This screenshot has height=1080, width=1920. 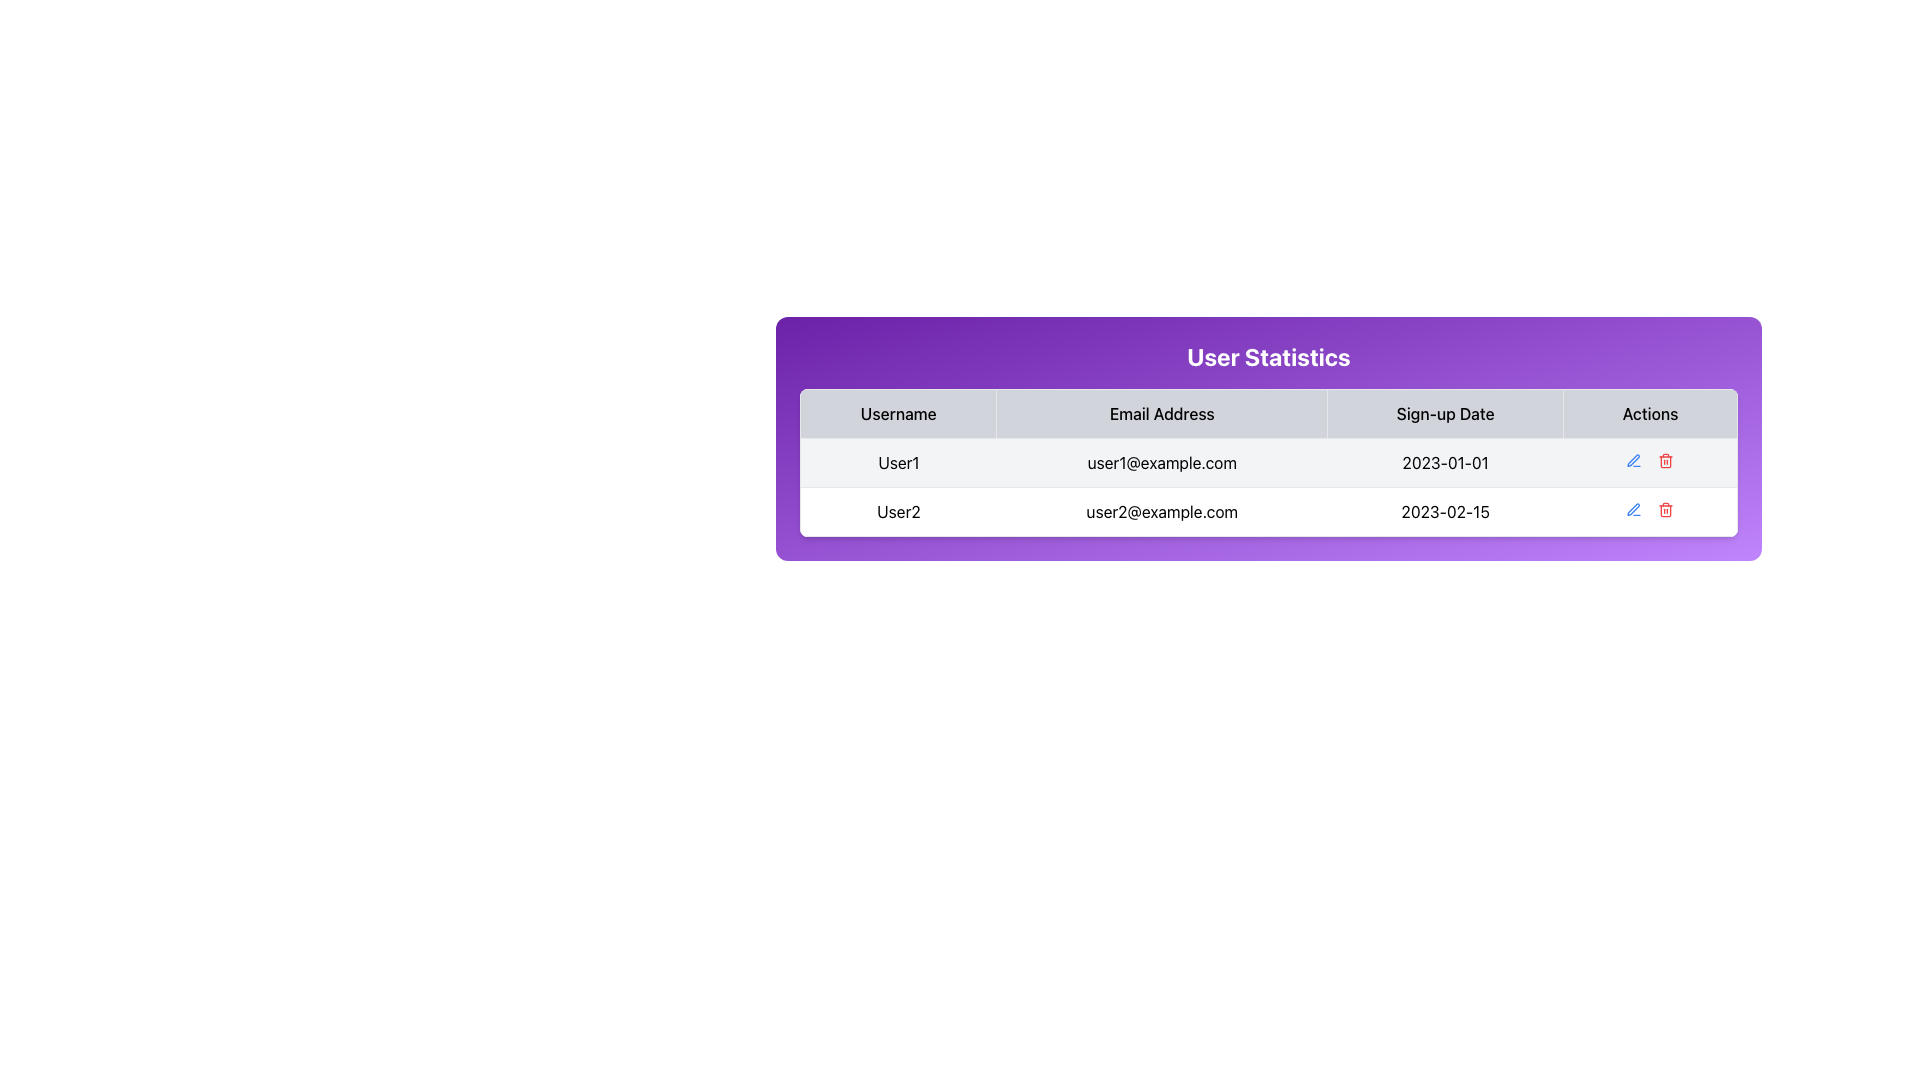 I want to click on the table cell displaying the text '2023-02-15' in the 'Sign-up Date' column for User2 in the 'User Statistics' table, so click(x=1445, y=511).